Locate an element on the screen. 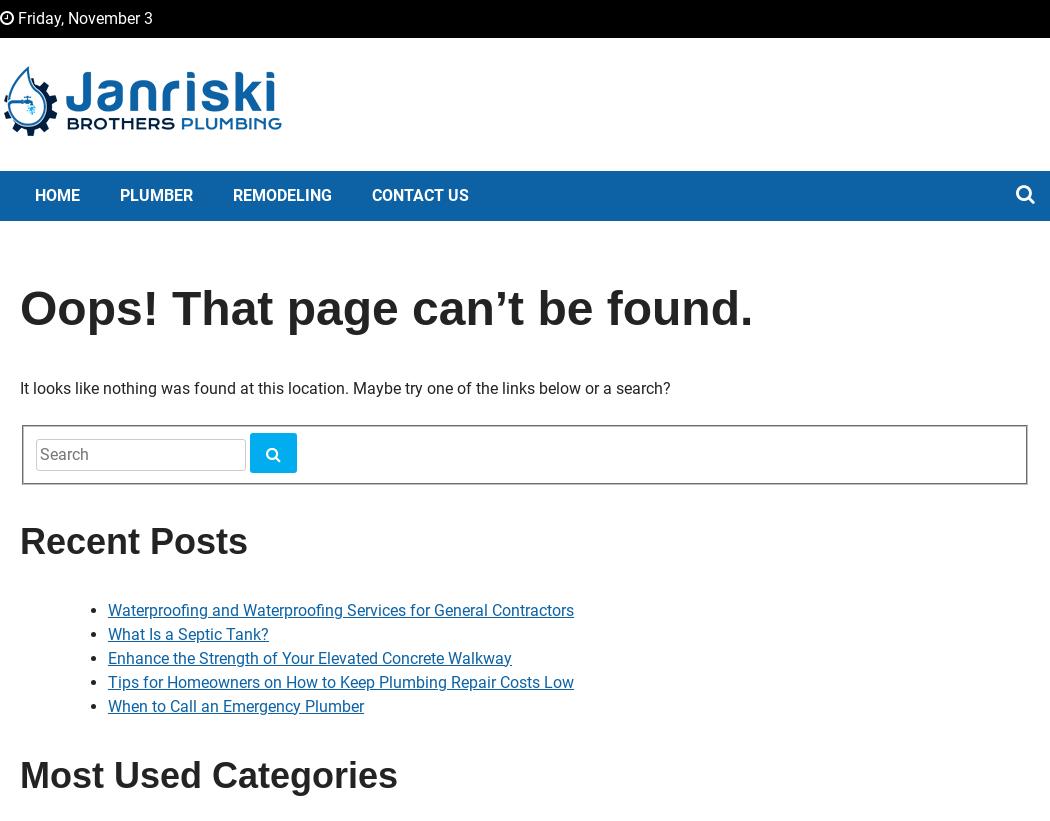 This screenshot has width=1050, height=821. 'Janriski Brothers Plumbing' is located at coordinates (261, 176).